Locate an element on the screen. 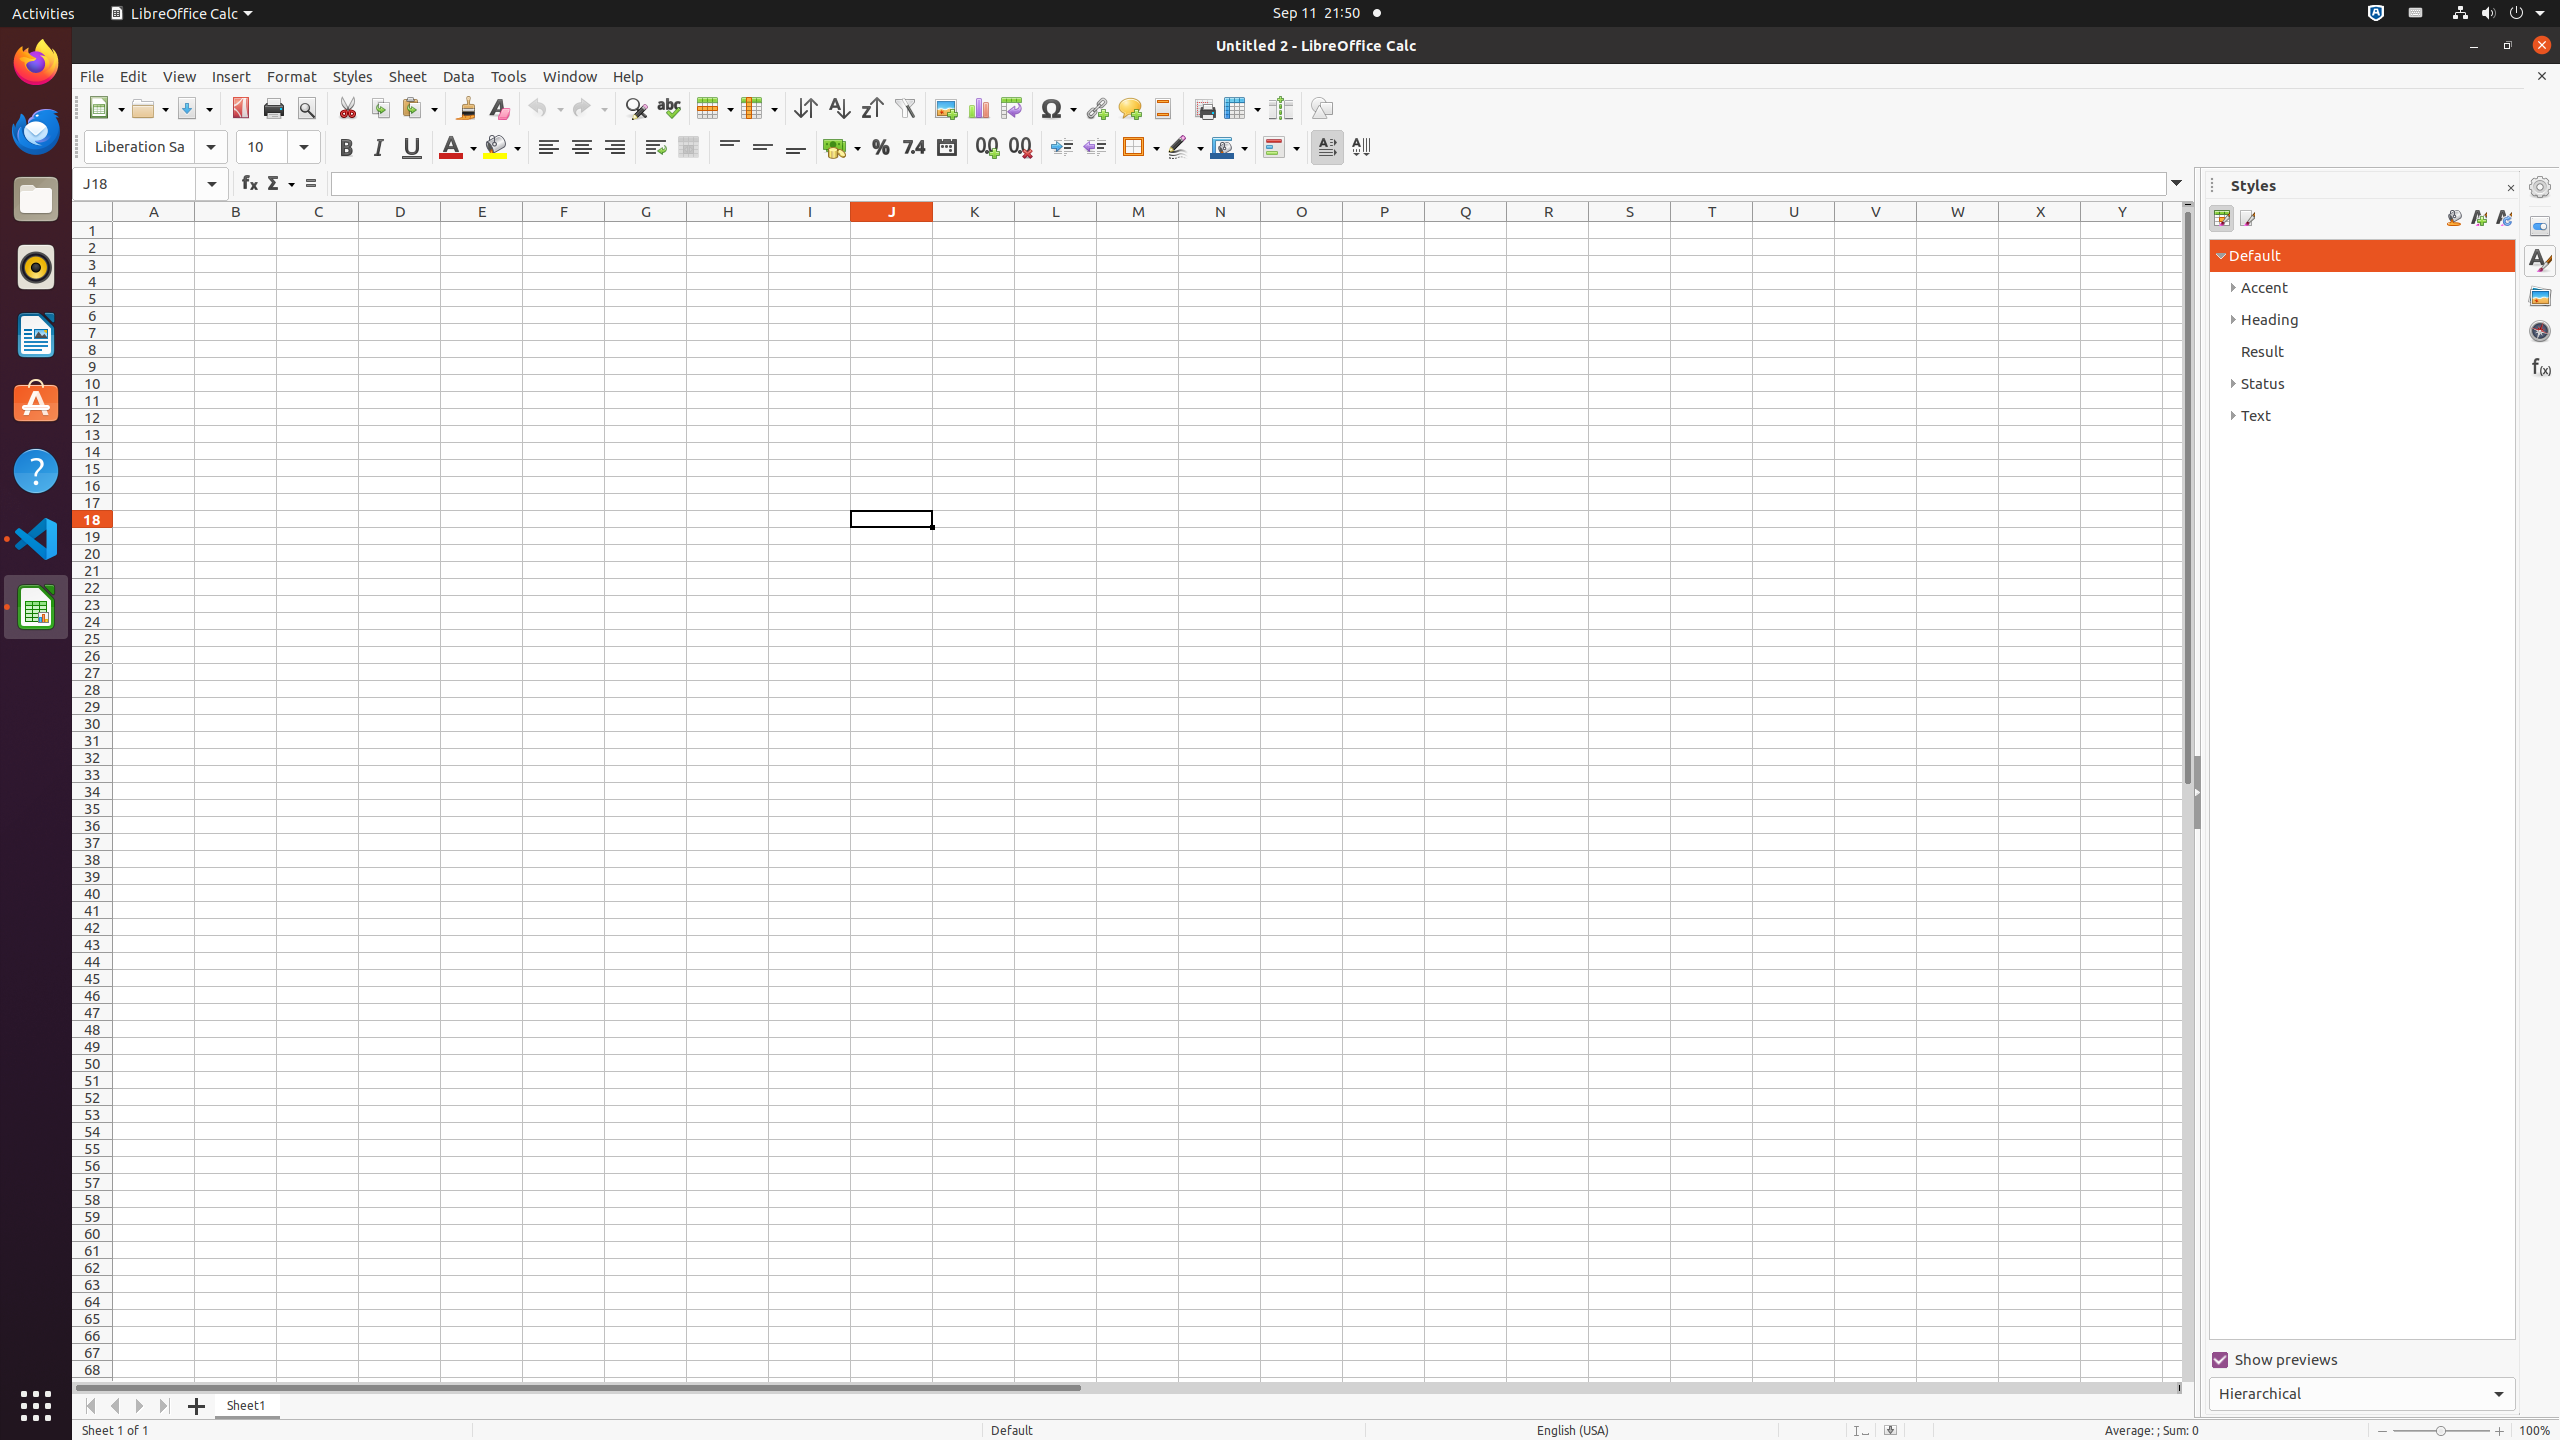  'Symbol' is located at coordinates (1057, 107).